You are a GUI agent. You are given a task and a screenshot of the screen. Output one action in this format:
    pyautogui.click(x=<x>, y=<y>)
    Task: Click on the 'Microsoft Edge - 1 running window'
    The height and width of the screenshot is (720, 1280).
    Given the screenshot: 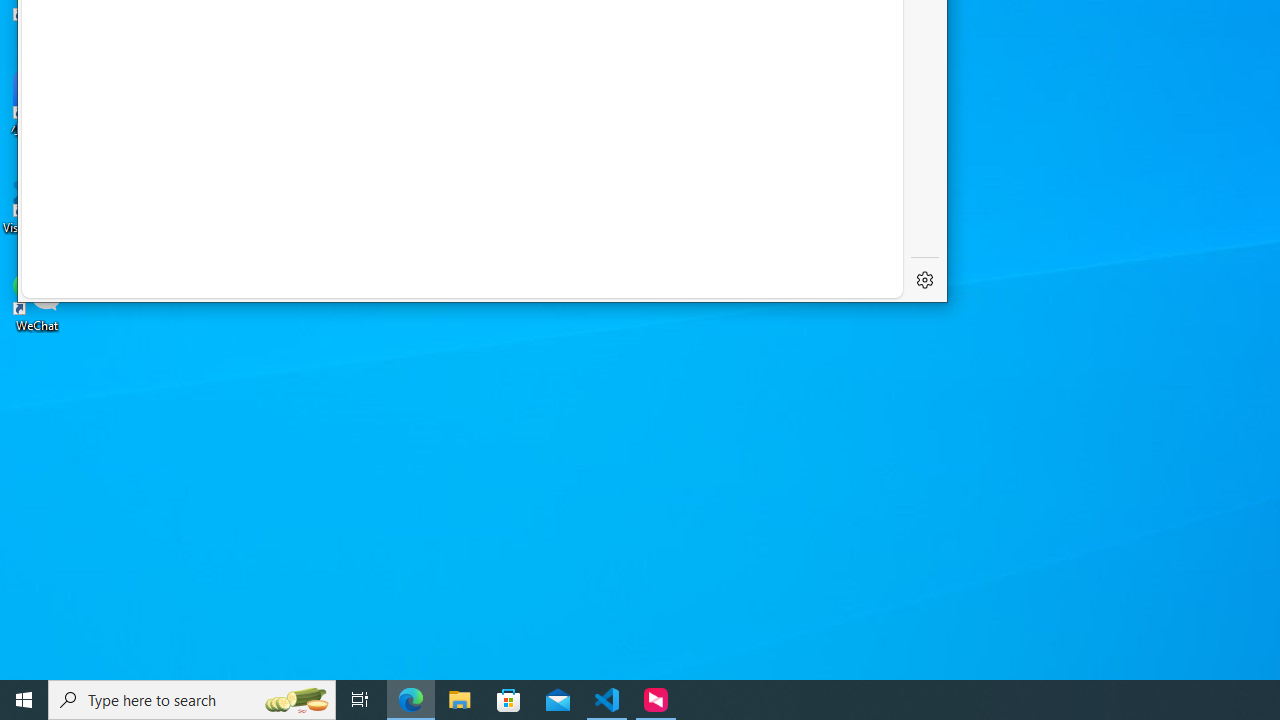 What is the action you would take?
    pyautogui.click(x=410, y=698)
    